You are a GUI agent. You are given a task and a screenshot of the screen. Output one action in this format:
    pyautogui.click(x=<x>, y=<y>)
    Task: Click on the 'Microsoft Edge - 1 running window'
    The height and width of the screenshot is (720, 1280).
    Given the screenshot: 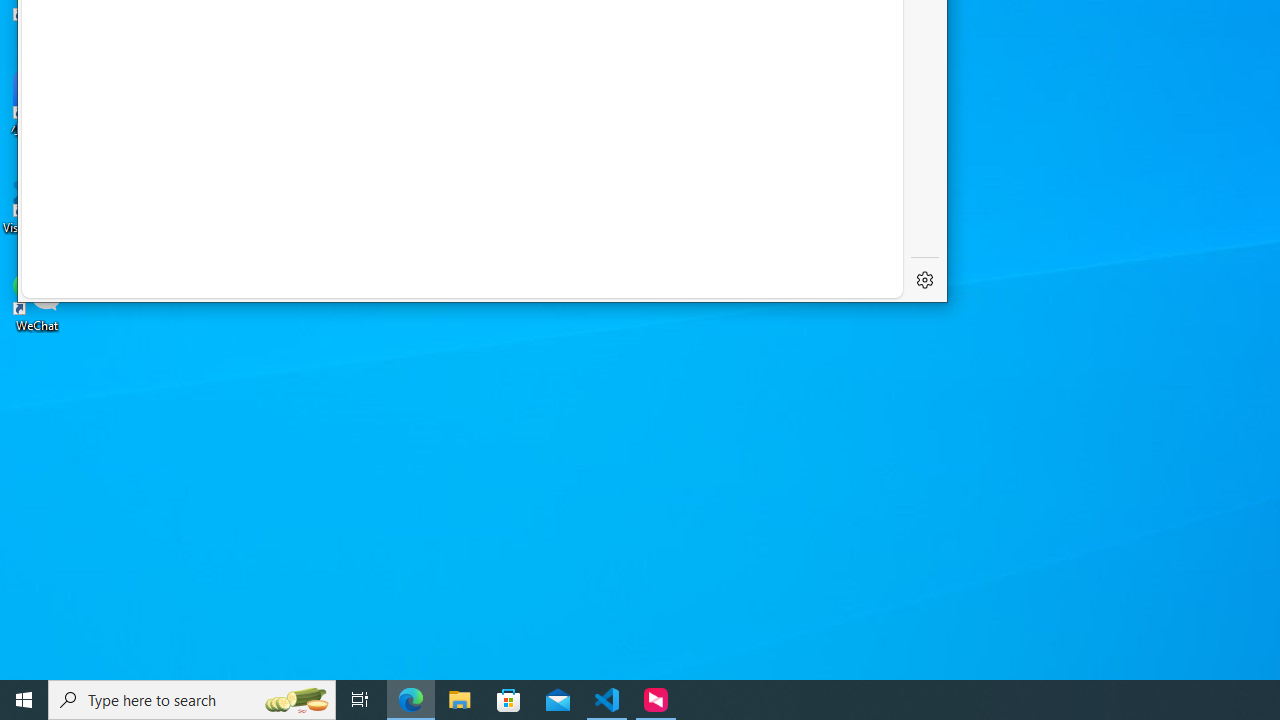 What is the action you would take?
    pyautogui.click(x=410, y=698)
    